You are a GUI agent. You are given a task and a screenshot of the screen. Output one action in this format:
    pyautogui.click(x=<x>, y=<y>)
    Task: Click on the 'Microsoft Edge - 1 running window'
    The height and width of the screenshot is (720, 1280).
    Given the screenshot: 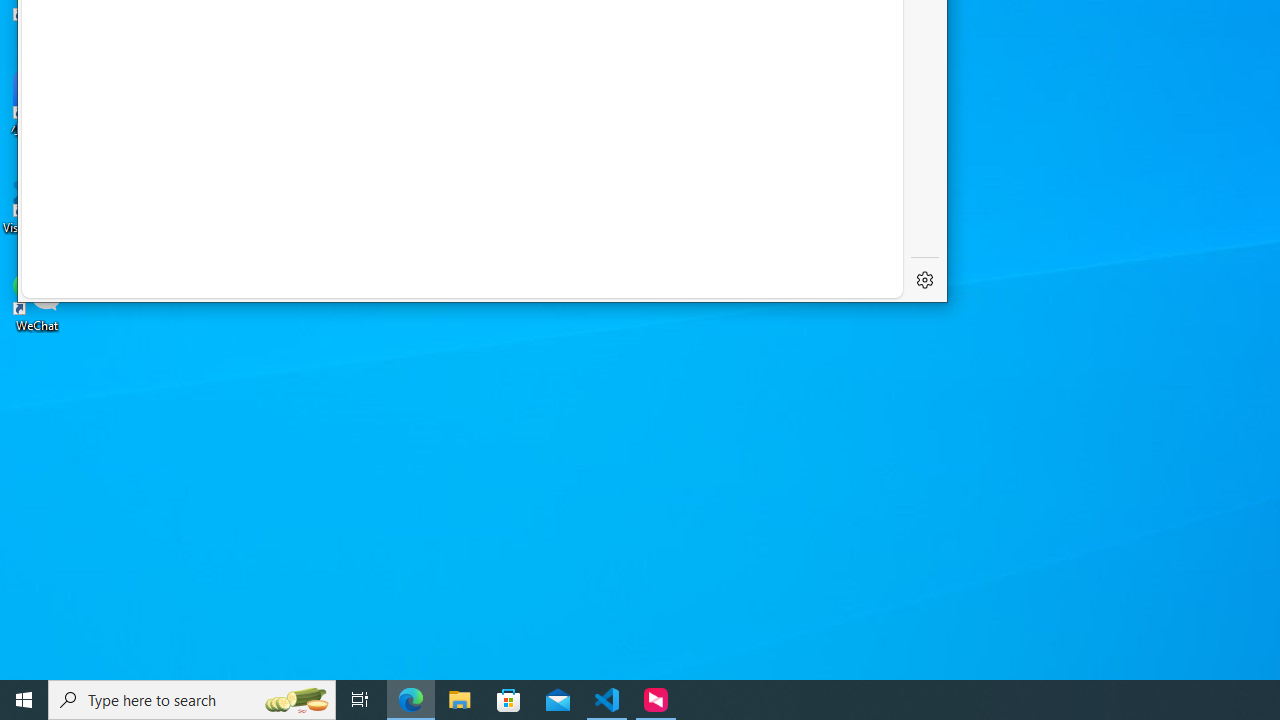 What is the action you would take?
    pyautogui.click(x=410, y=698)
    